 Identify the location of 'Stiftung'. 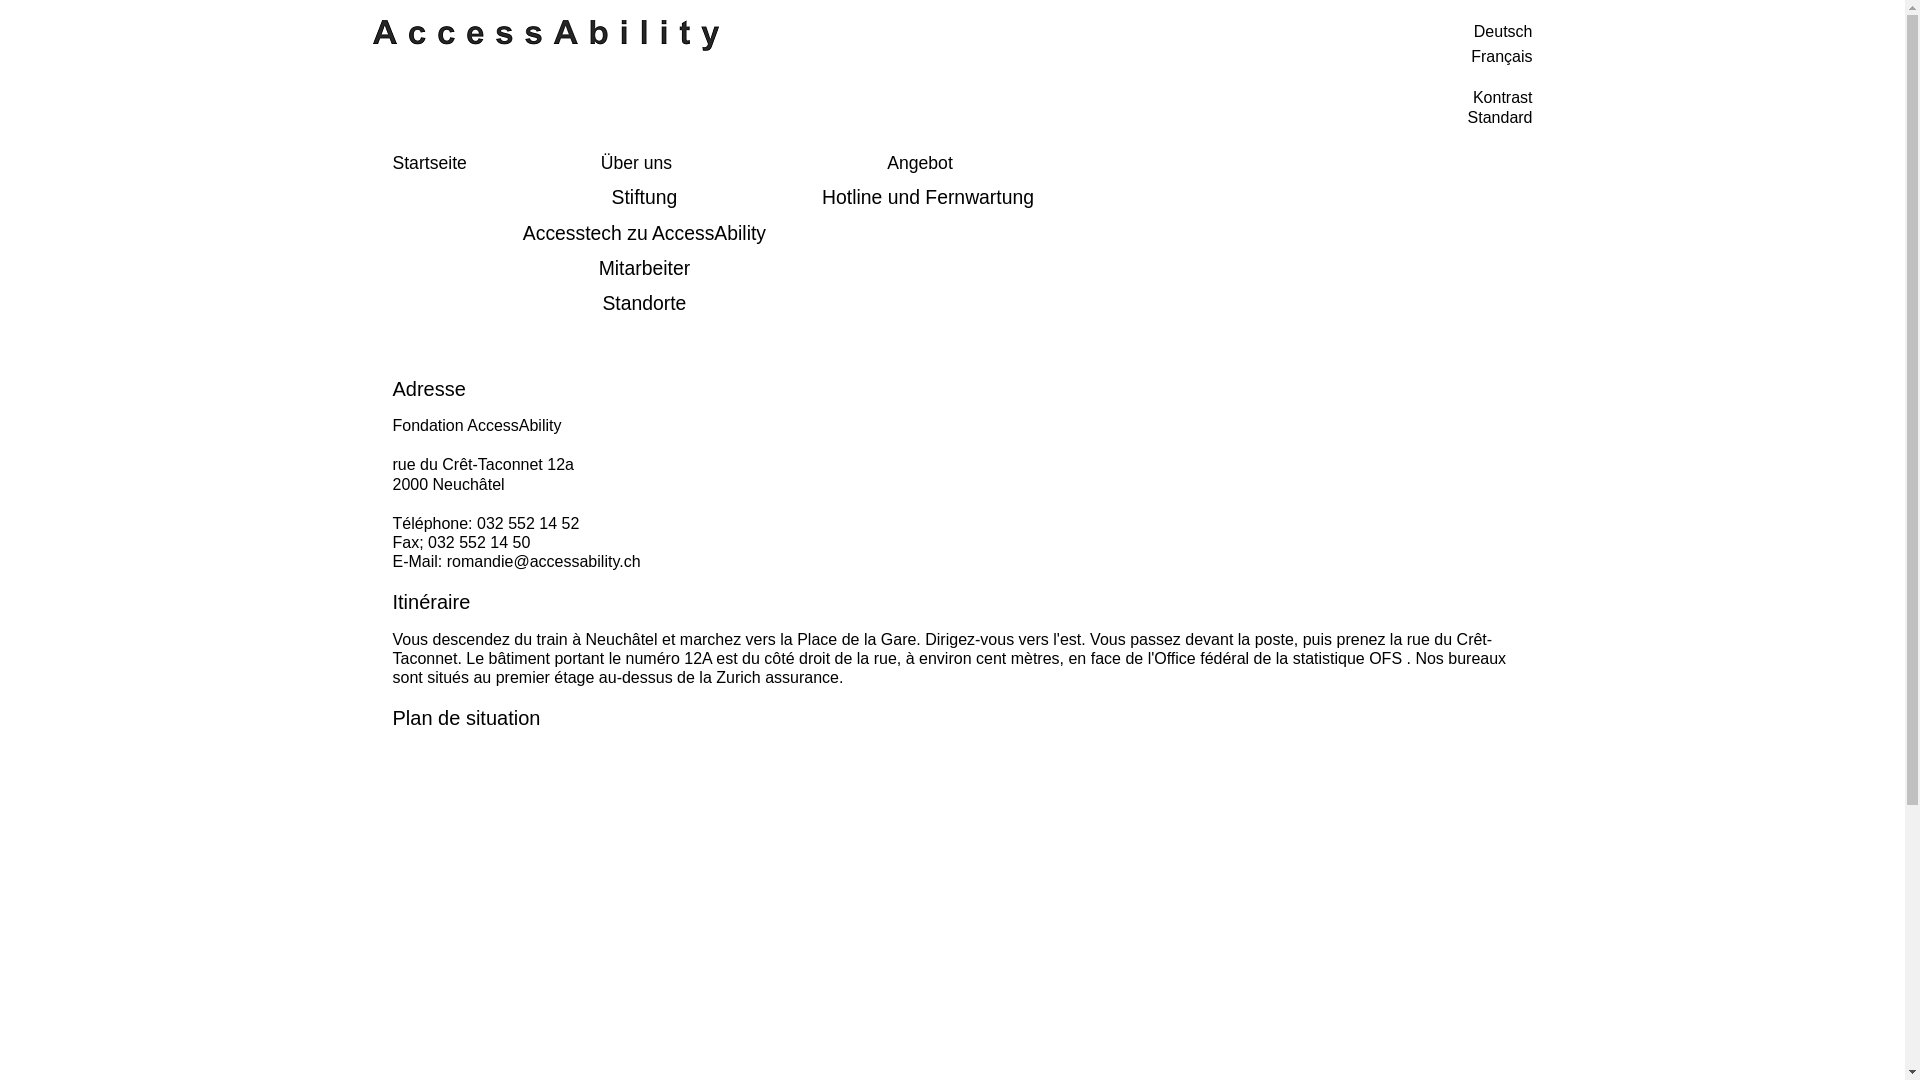
(503, 197).